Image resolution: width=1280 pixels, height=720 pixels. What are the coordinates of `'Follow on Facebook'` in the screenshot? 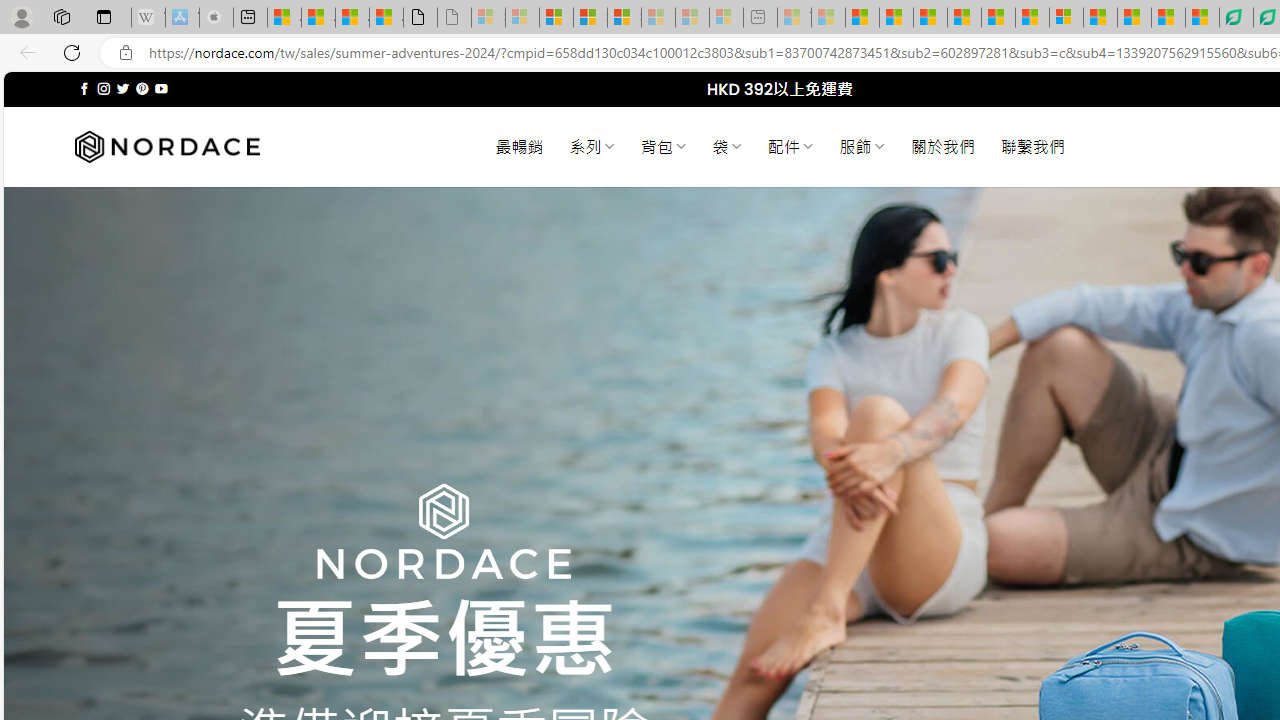 It's located at (83, 88).